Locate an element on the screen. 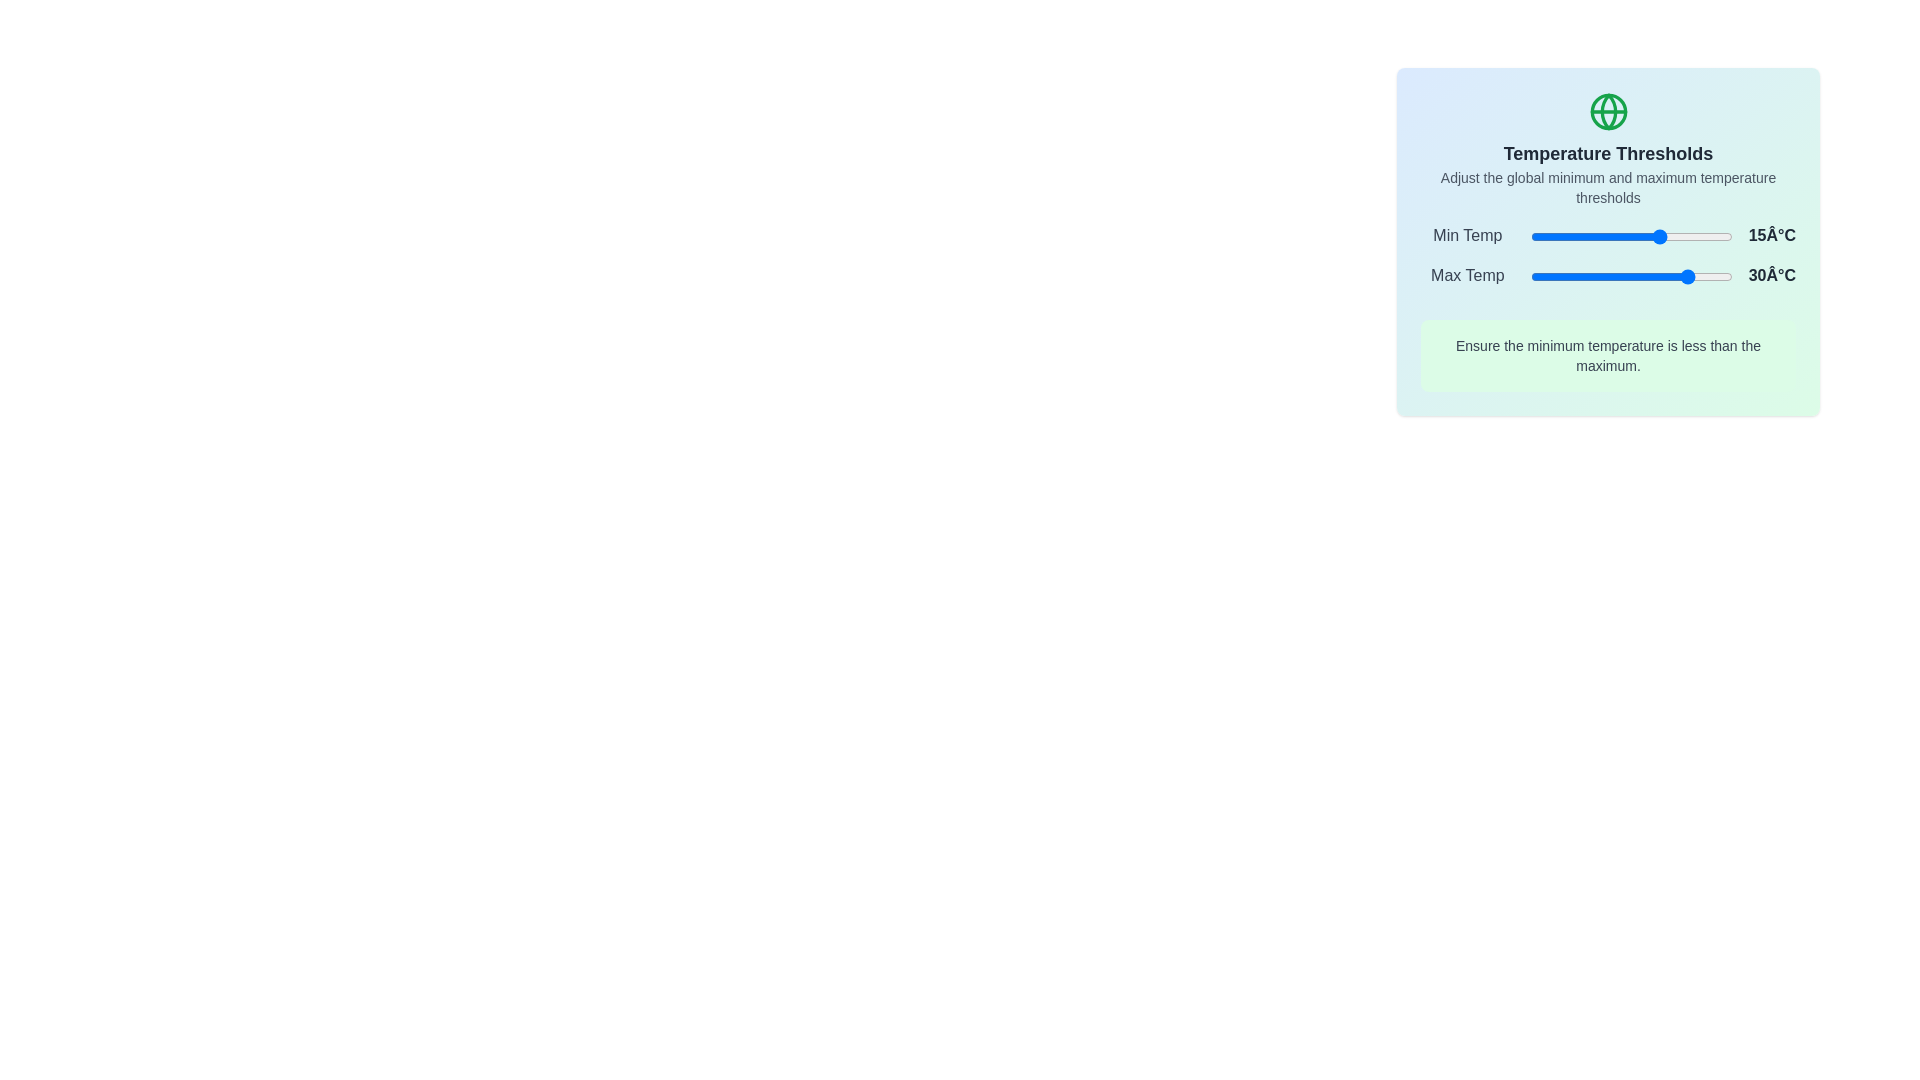  the maximum temperature slider to 18°C is located at coordinates (1668, 277).